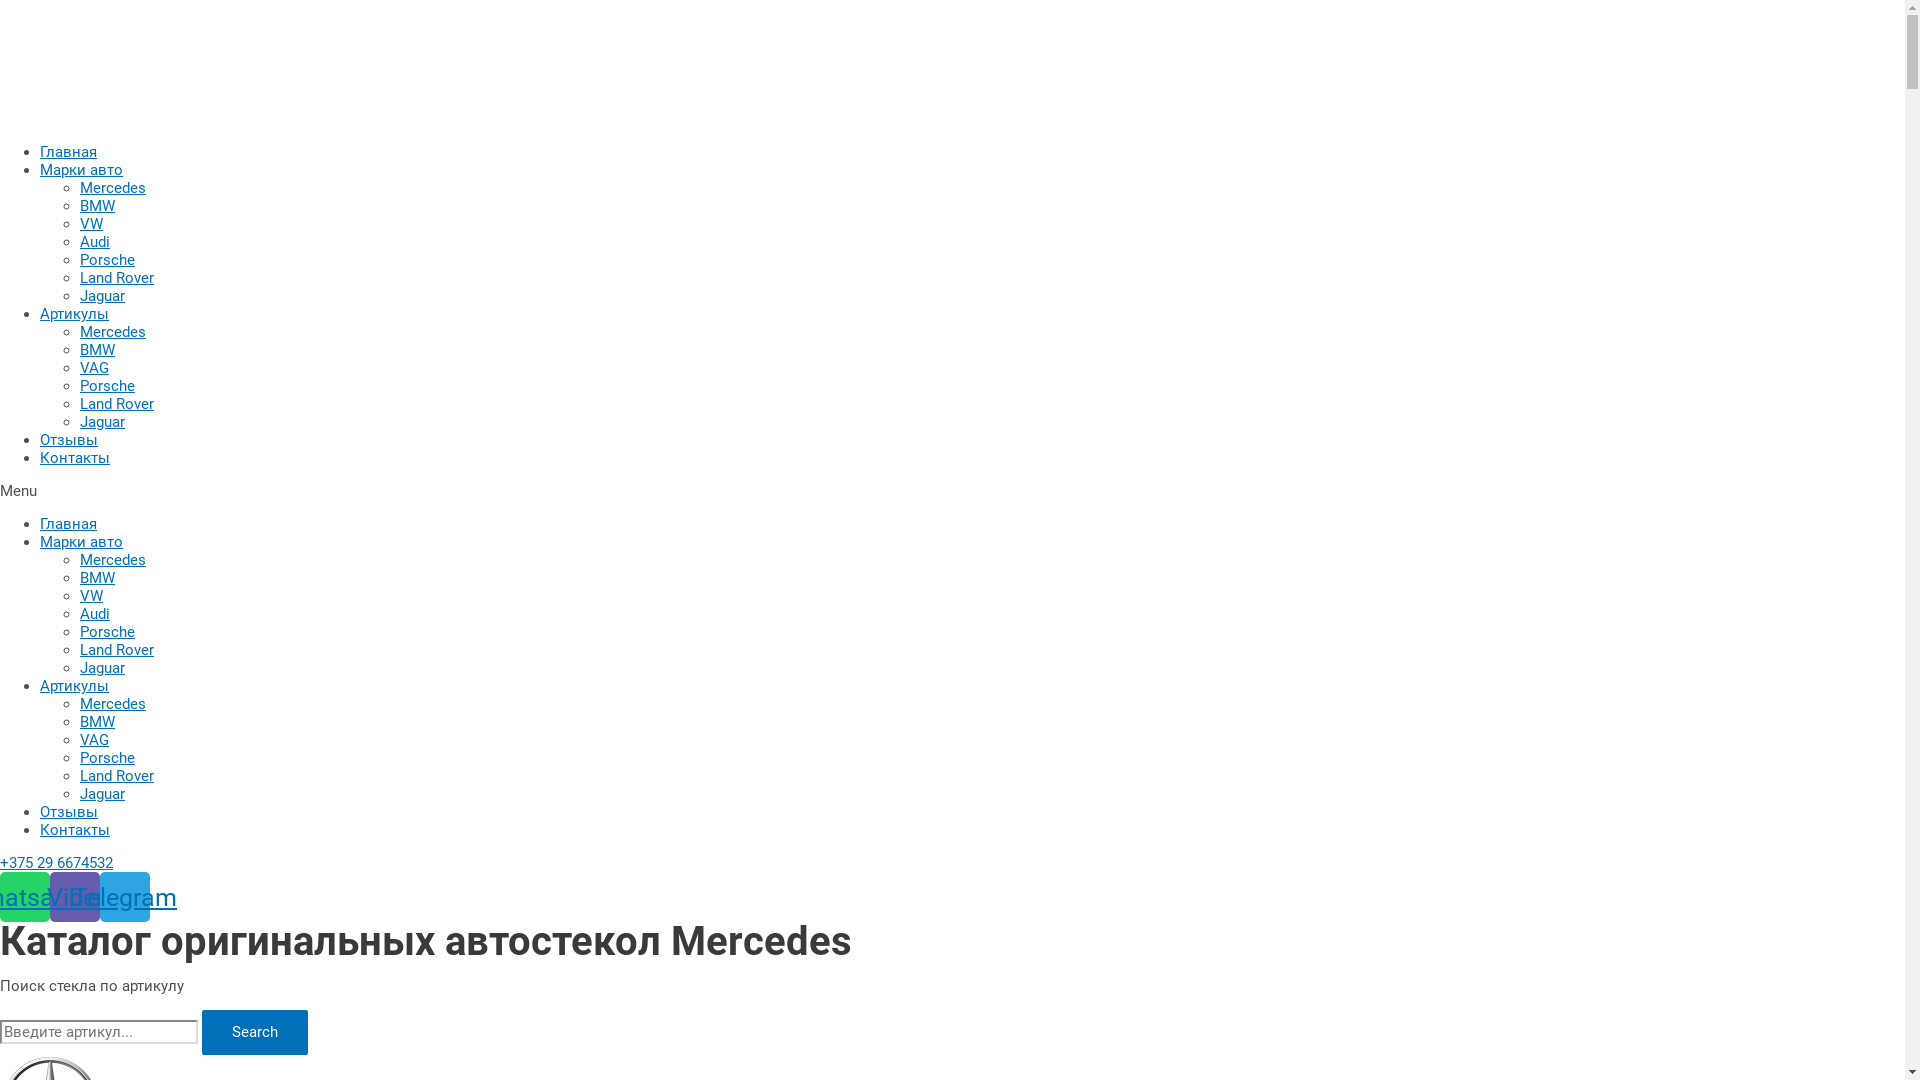 The image size is (1920, 1080). What do you see at coordinates (90, 595) in the screenshot?
I see `'VW'` at bounding box center [90, 595].